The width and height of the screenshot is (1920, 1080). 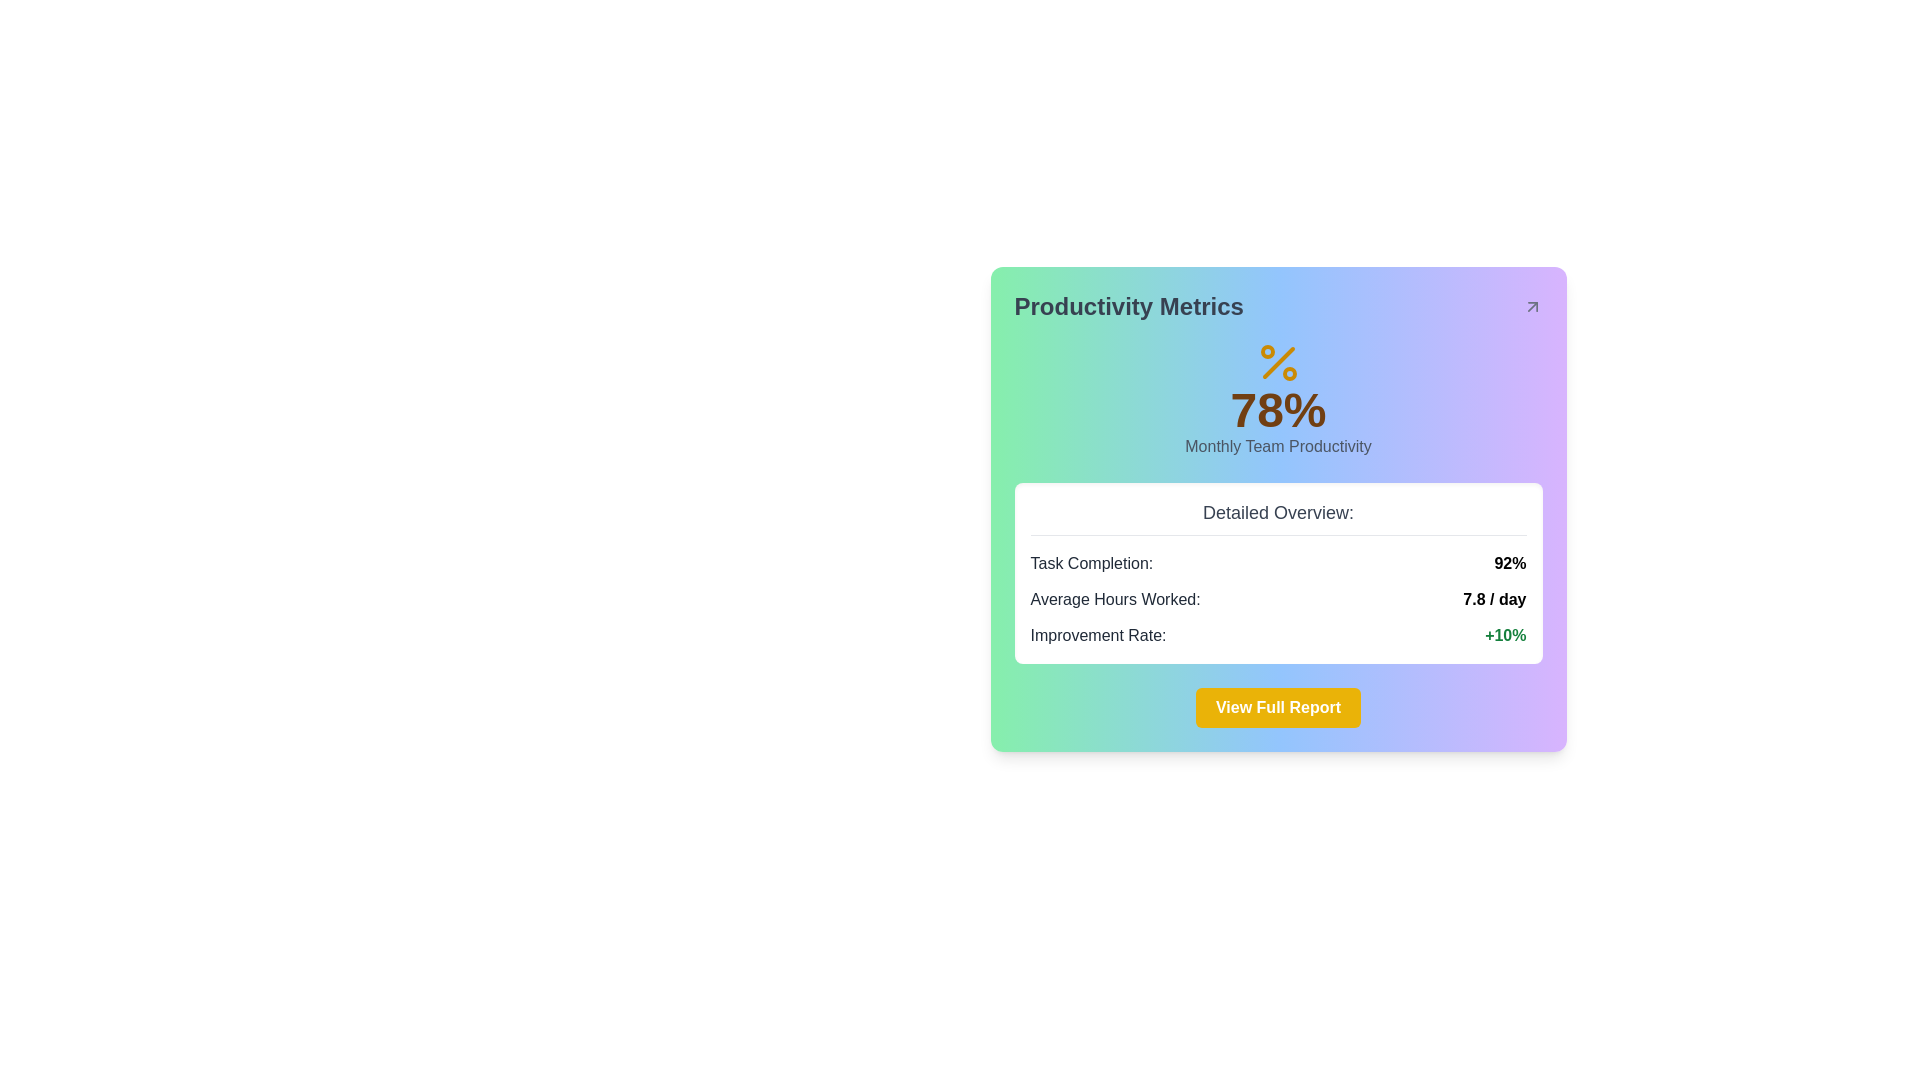 I want to click on the button located at the bottom center of the card element, so click(x=1277, y=707).